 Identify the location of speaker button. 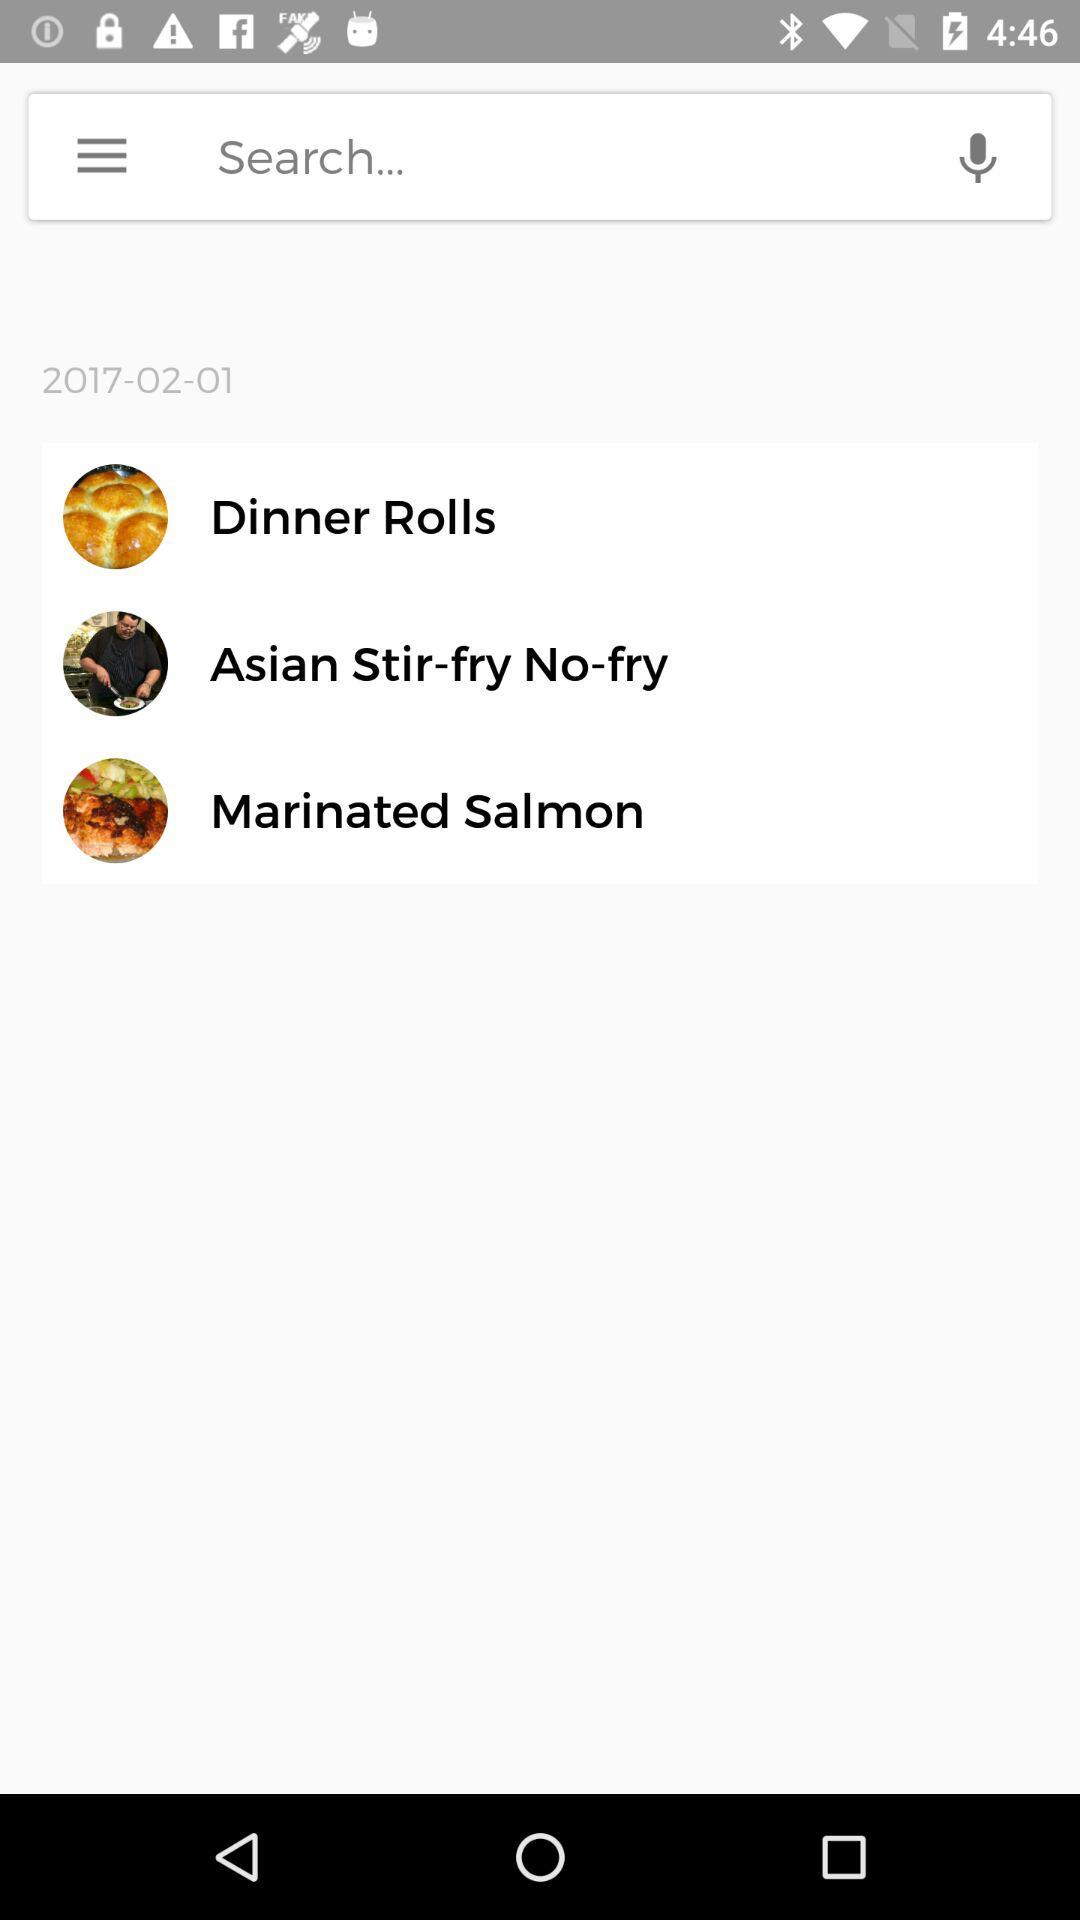
(977, 155).